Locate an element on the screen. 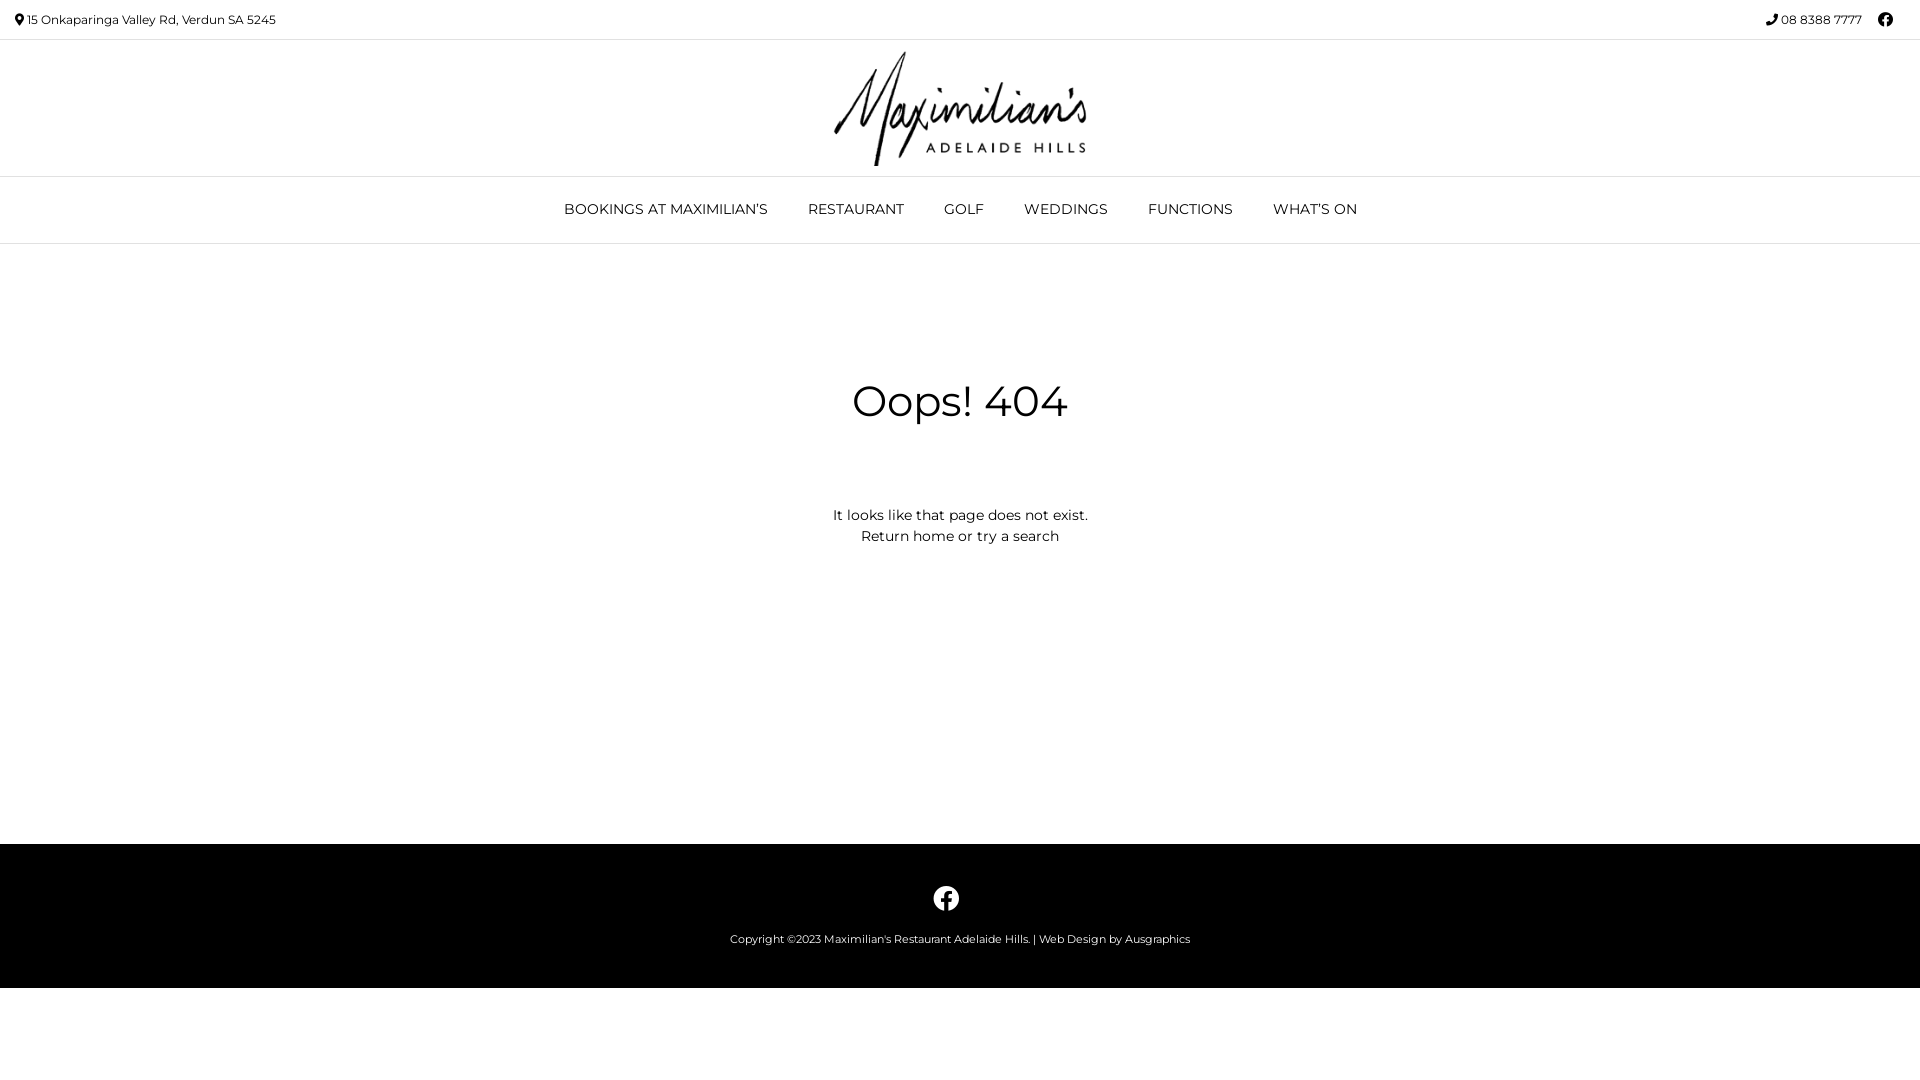 Image resolution: width=1920 pixels, height=1080 pixels. 'Web Design' is located at coordinates (1071, 938).